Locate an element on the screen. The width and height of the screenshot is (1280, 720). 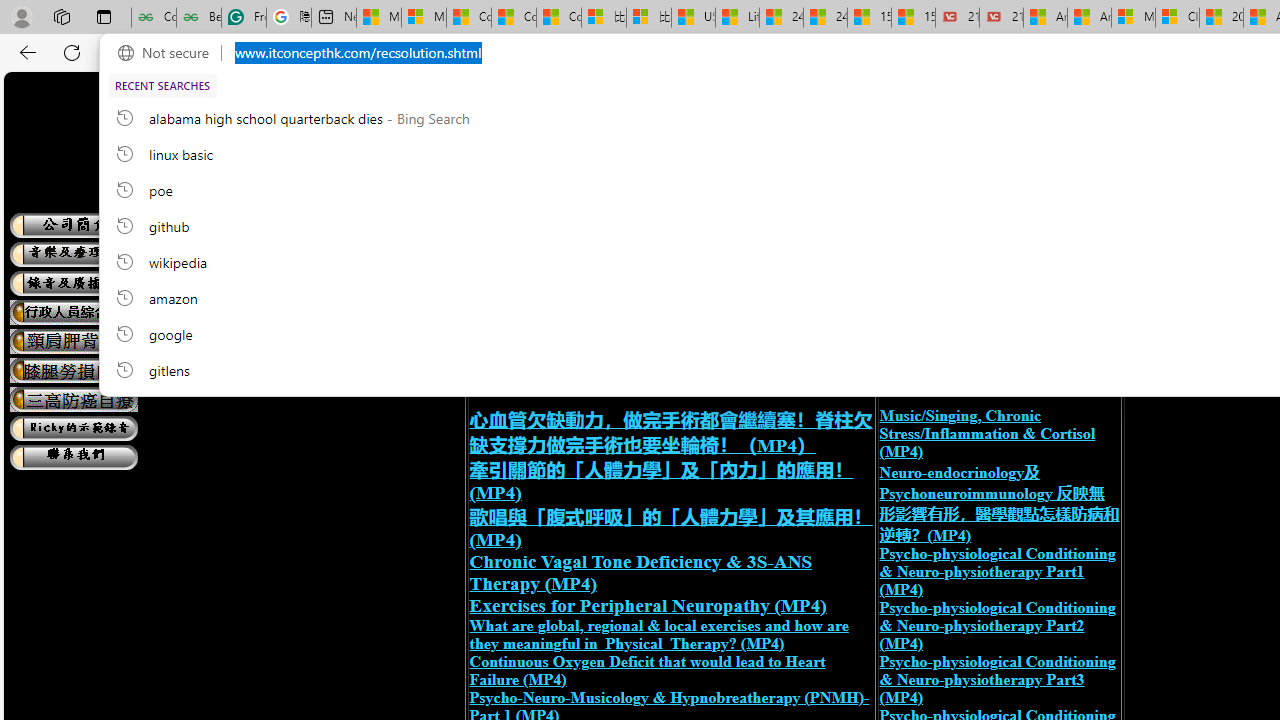
'Free AI Writing Assistance for Students | Grammarly' is located at coordinates (242, 17).